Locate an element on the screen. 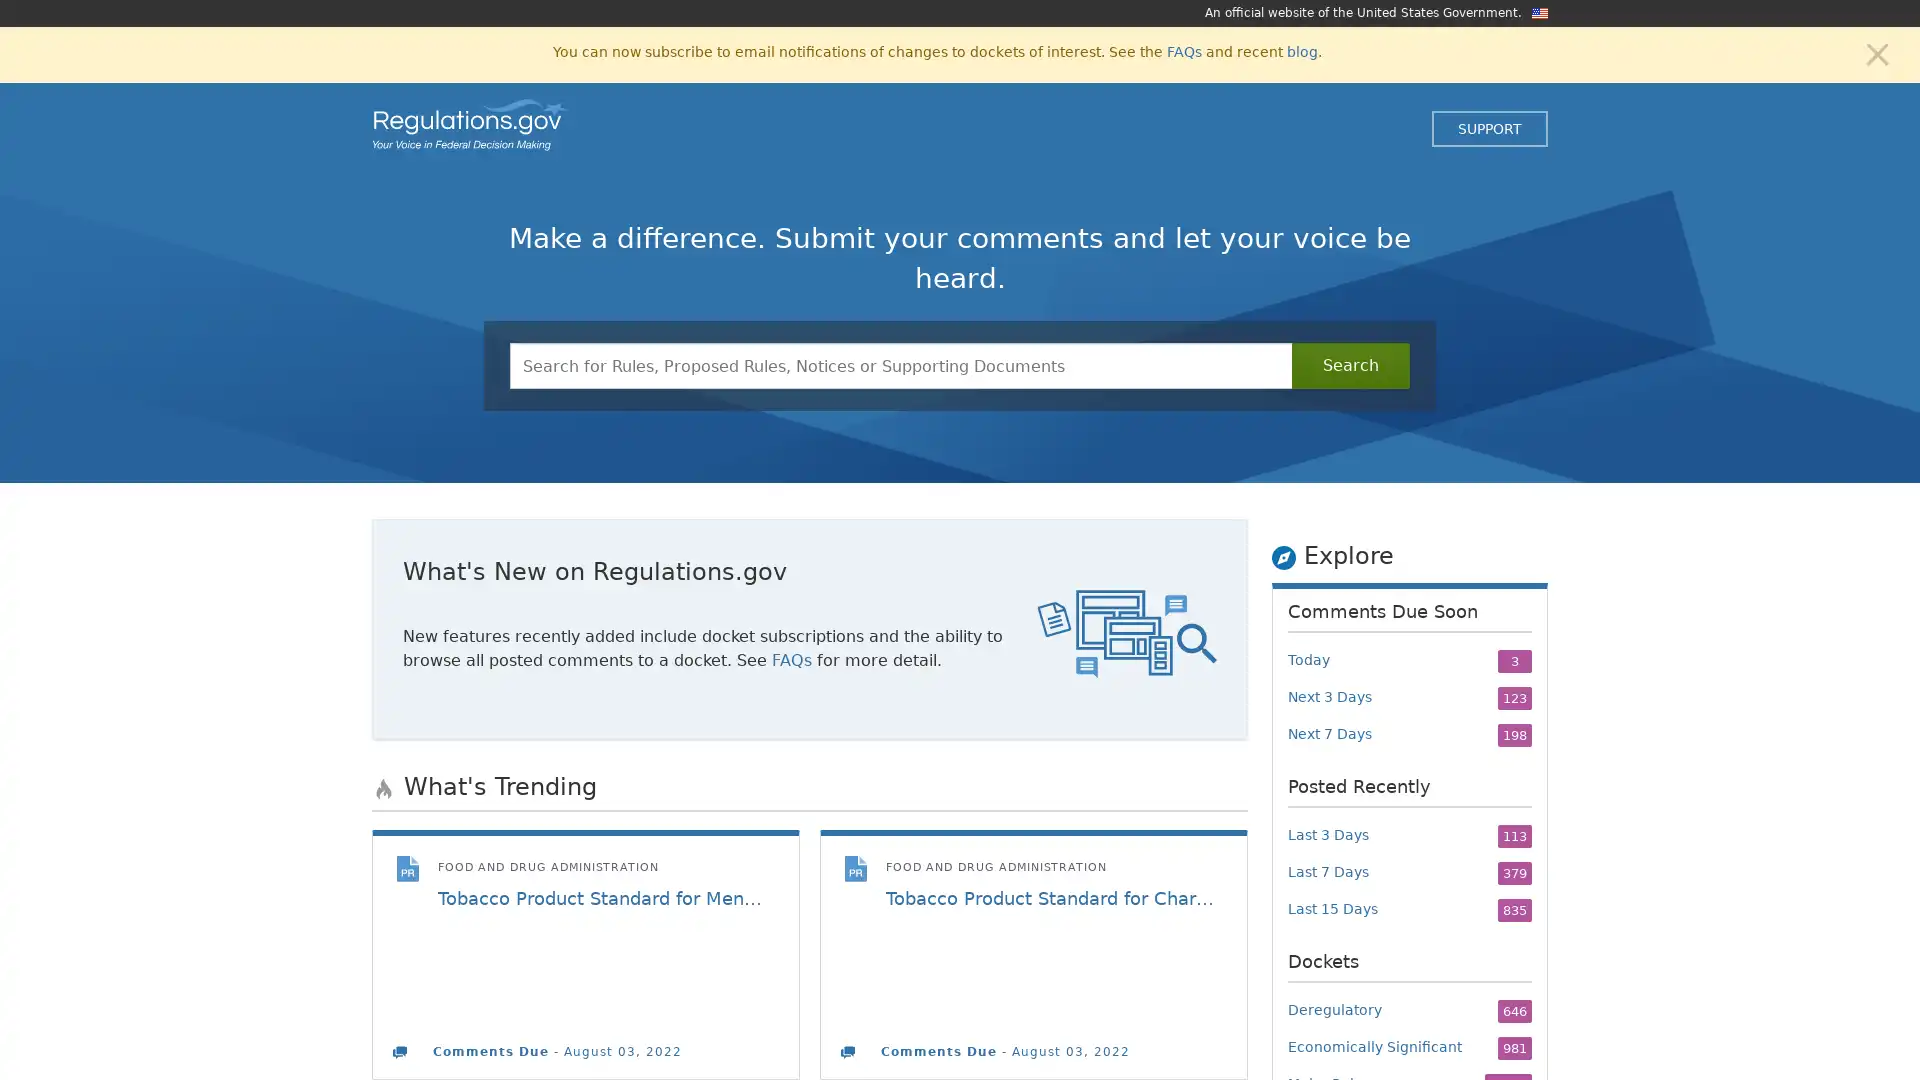 This screenshot has height=1080, width=1920. Close is located at coordinates (1876, 52).